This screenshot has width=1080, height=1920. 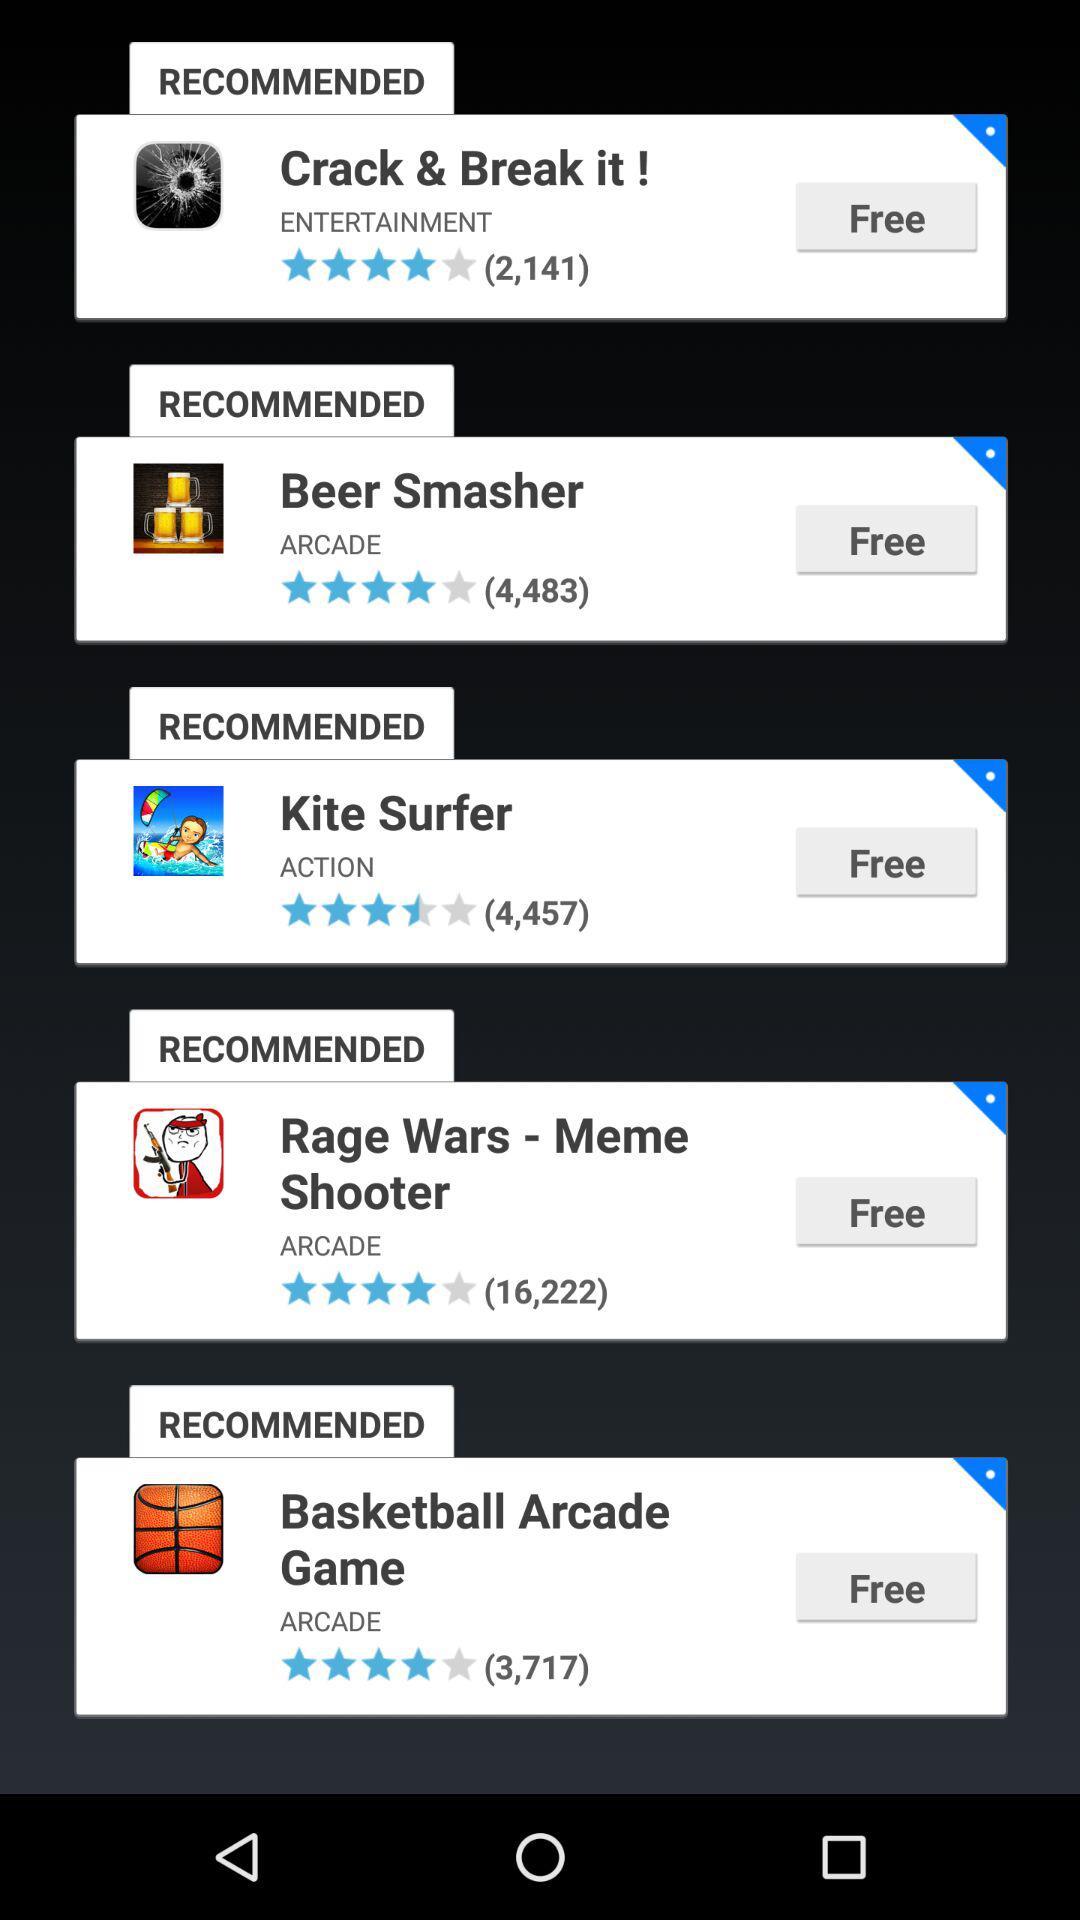 I want to click on icon to the left of free, so click(x=533, y=265).